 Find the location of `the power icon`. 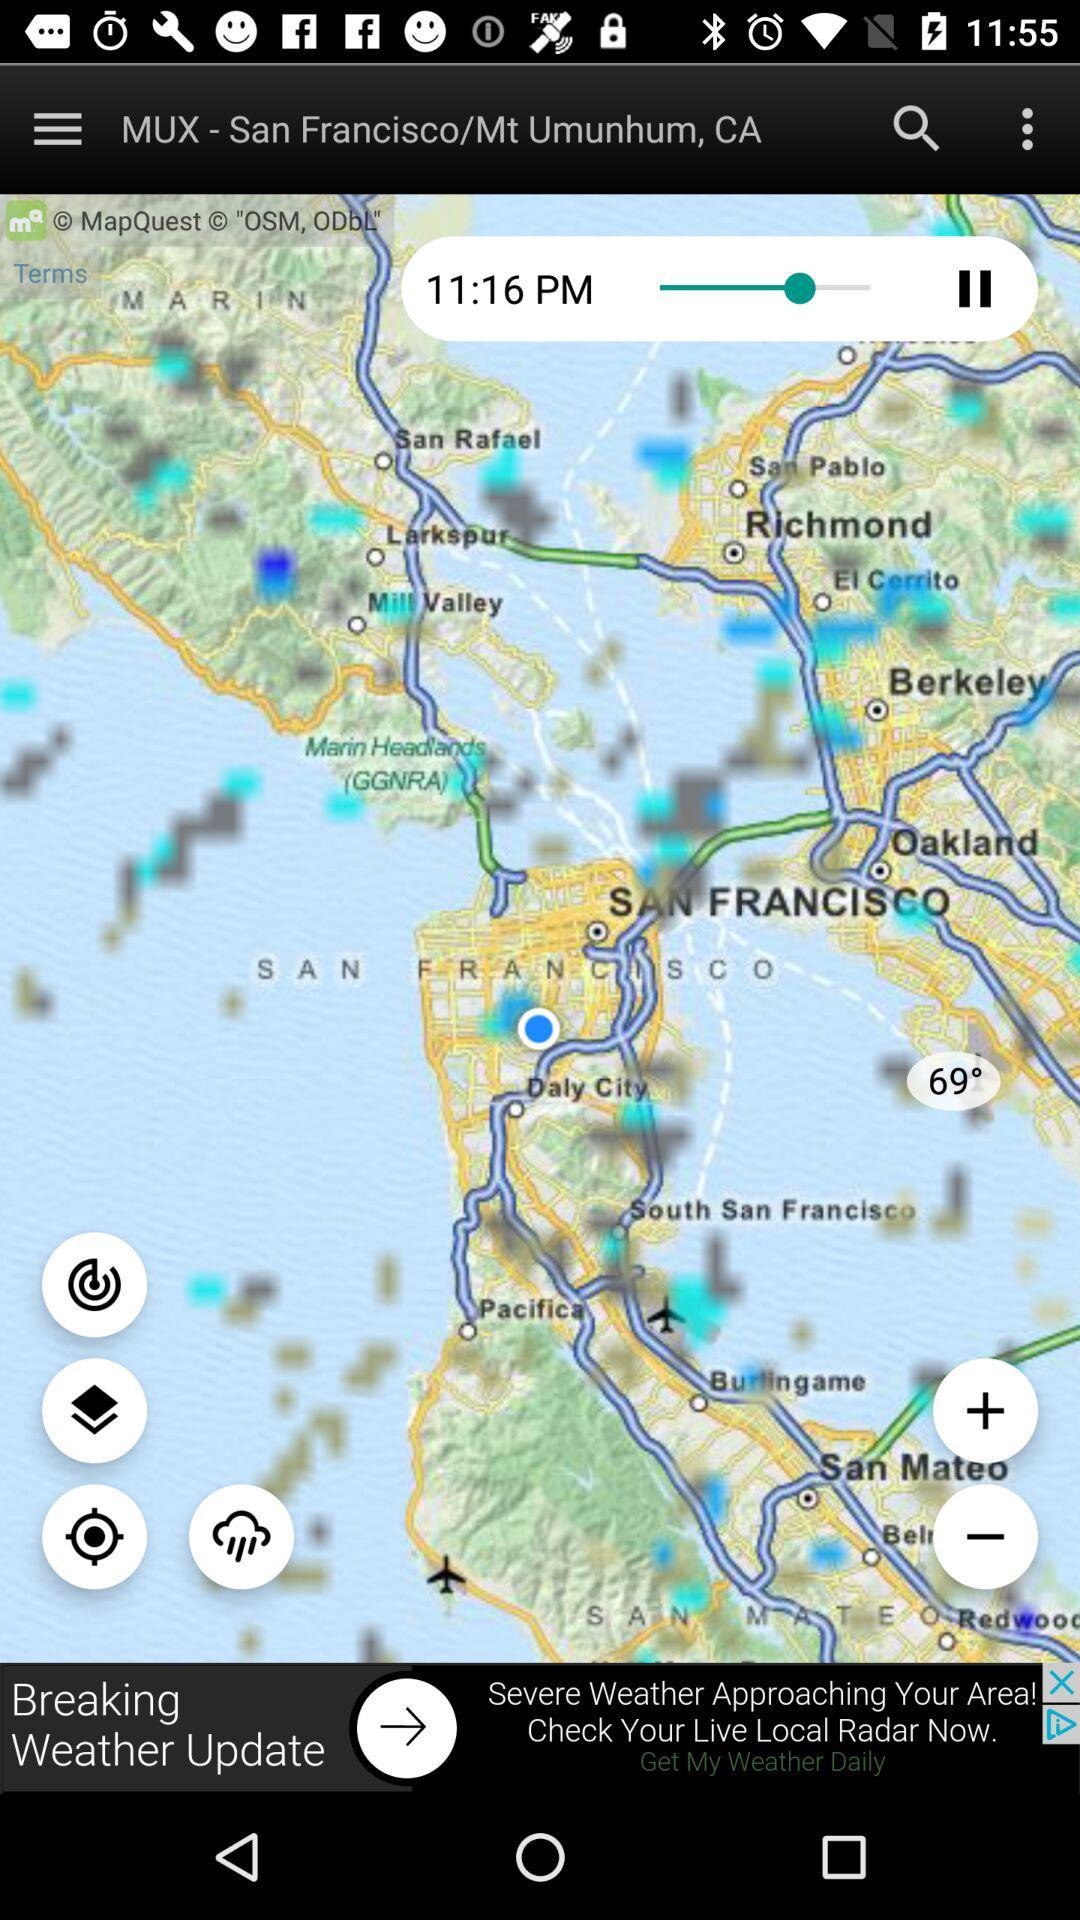

the power icon is located at coordinates (94, 1284).